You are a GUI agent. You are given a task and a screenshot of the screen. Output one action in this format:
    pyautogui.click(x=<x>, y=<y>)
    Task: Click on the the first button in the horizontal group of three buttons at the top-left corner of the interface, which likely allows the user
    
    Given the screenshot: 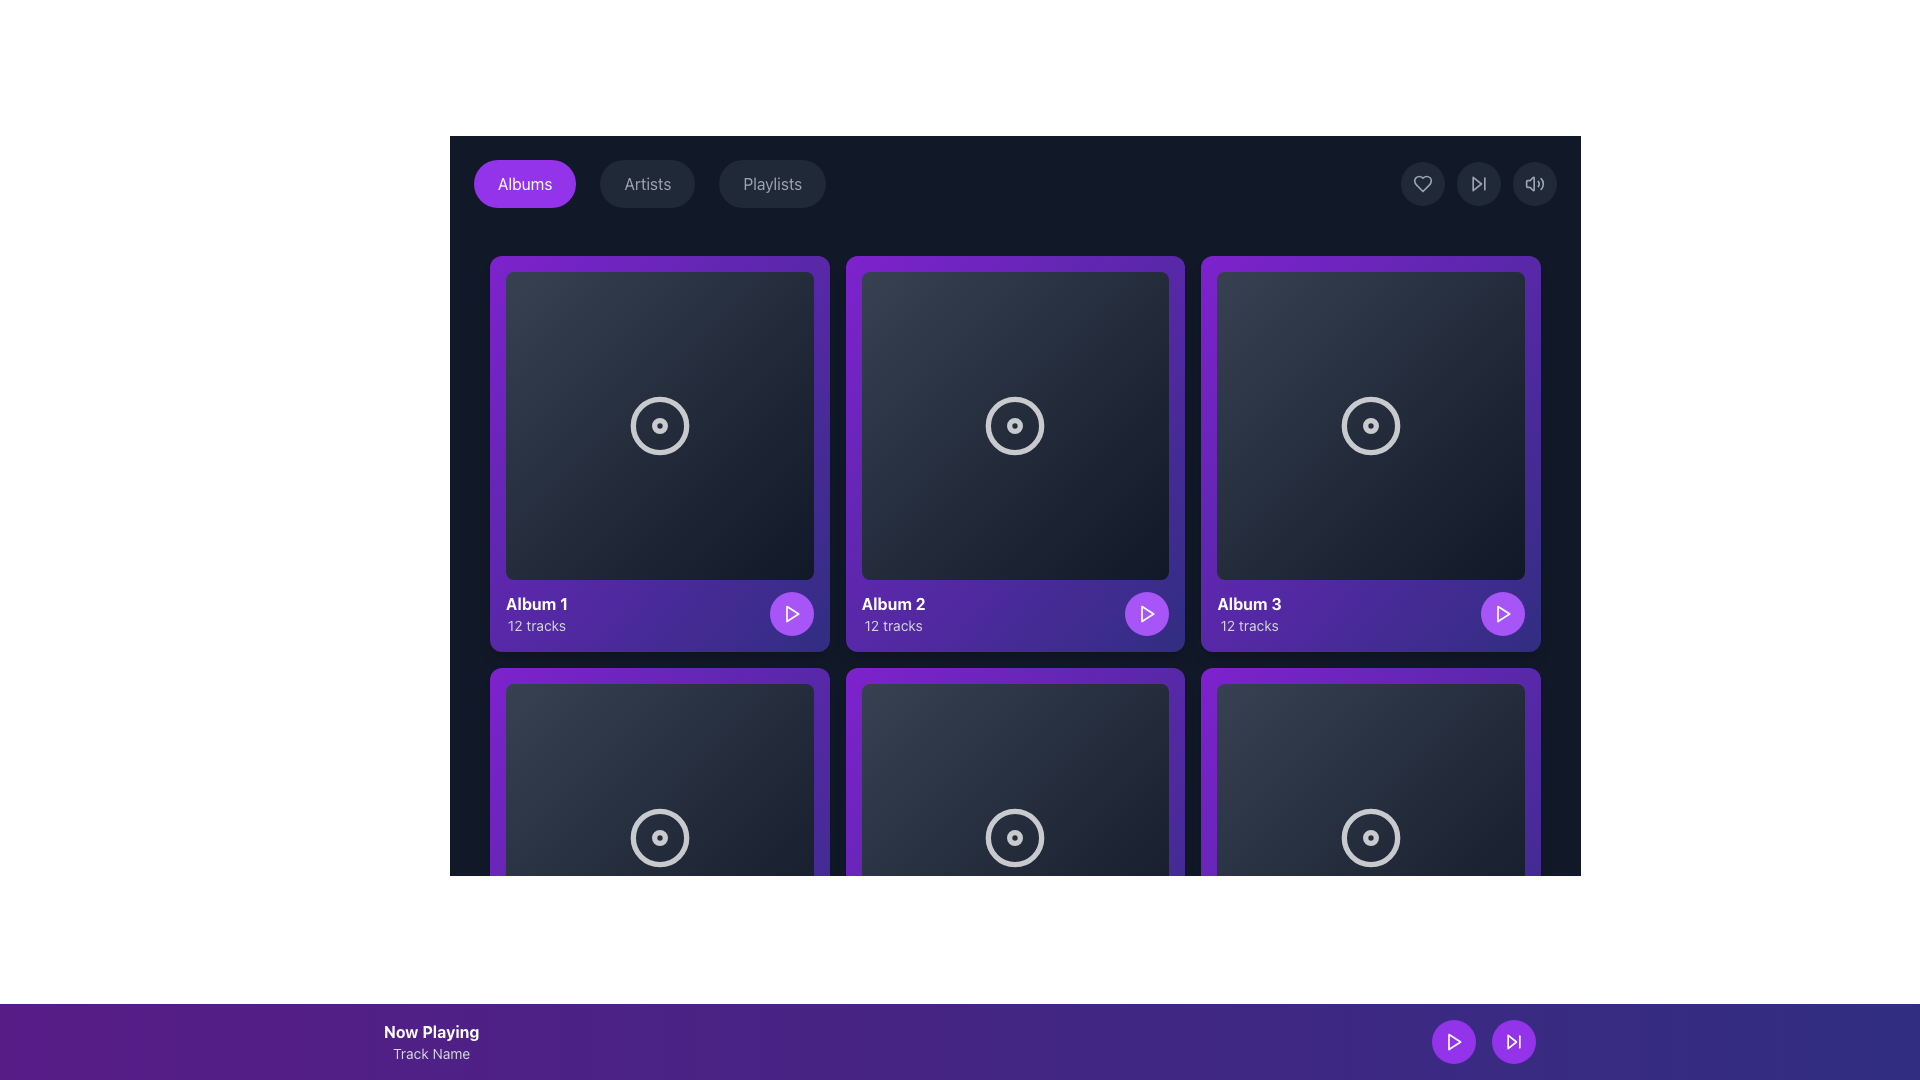 What is the action you would take?
    pyautogui.click(x=525, y=184)
    